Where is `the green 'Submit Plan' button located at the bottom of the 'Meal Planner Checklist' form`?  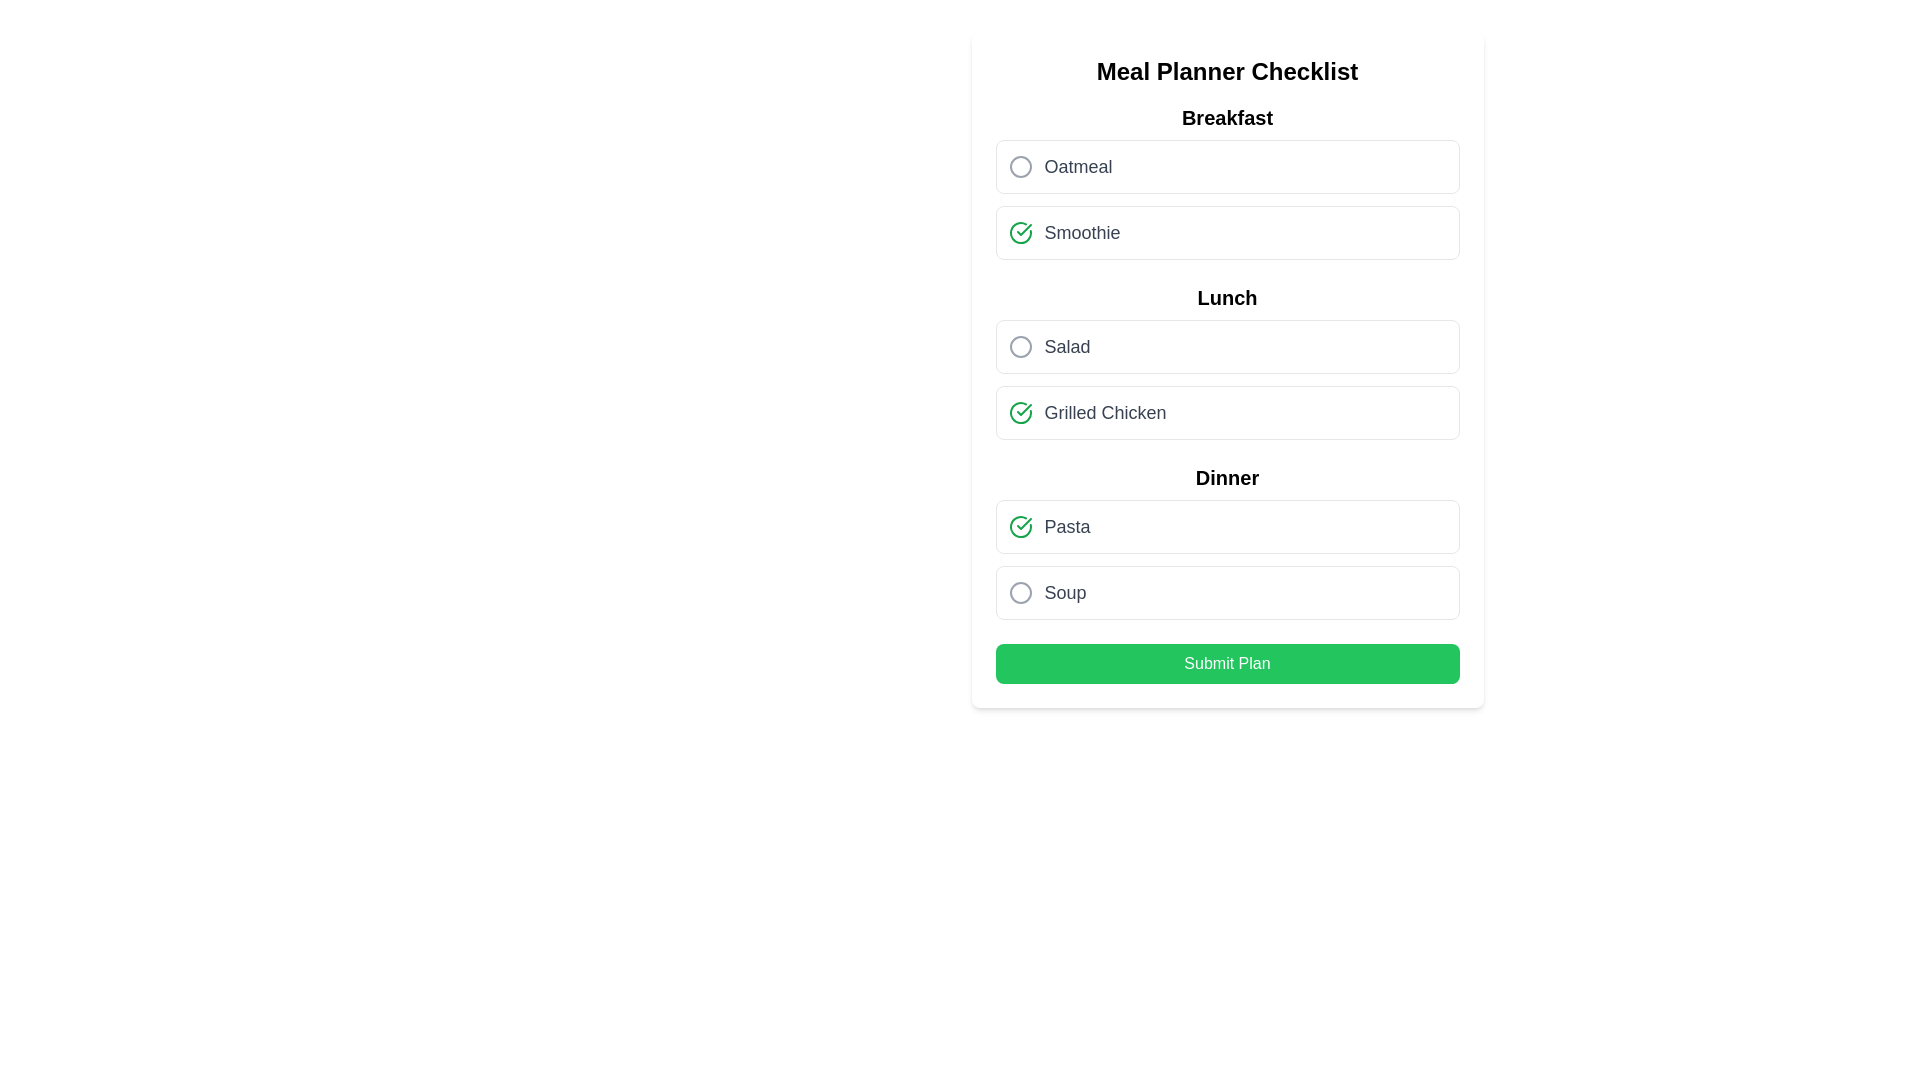 the green 'Submit Plan' button located at the bottom of the 'Meal Planner Checklist' form is located at coordinates (1226, 663).